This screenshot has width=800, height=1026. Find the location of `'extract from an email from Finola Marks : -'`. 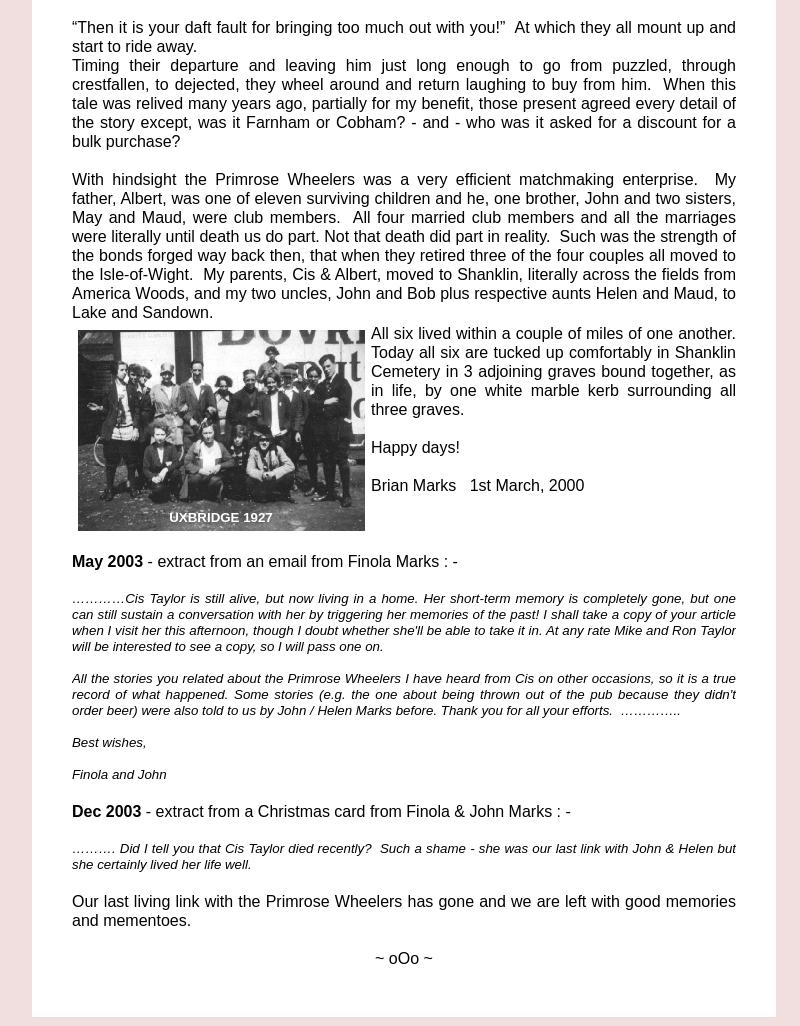

'extract from an email from Finola Marks : -' is located at coordinates (303, 561).